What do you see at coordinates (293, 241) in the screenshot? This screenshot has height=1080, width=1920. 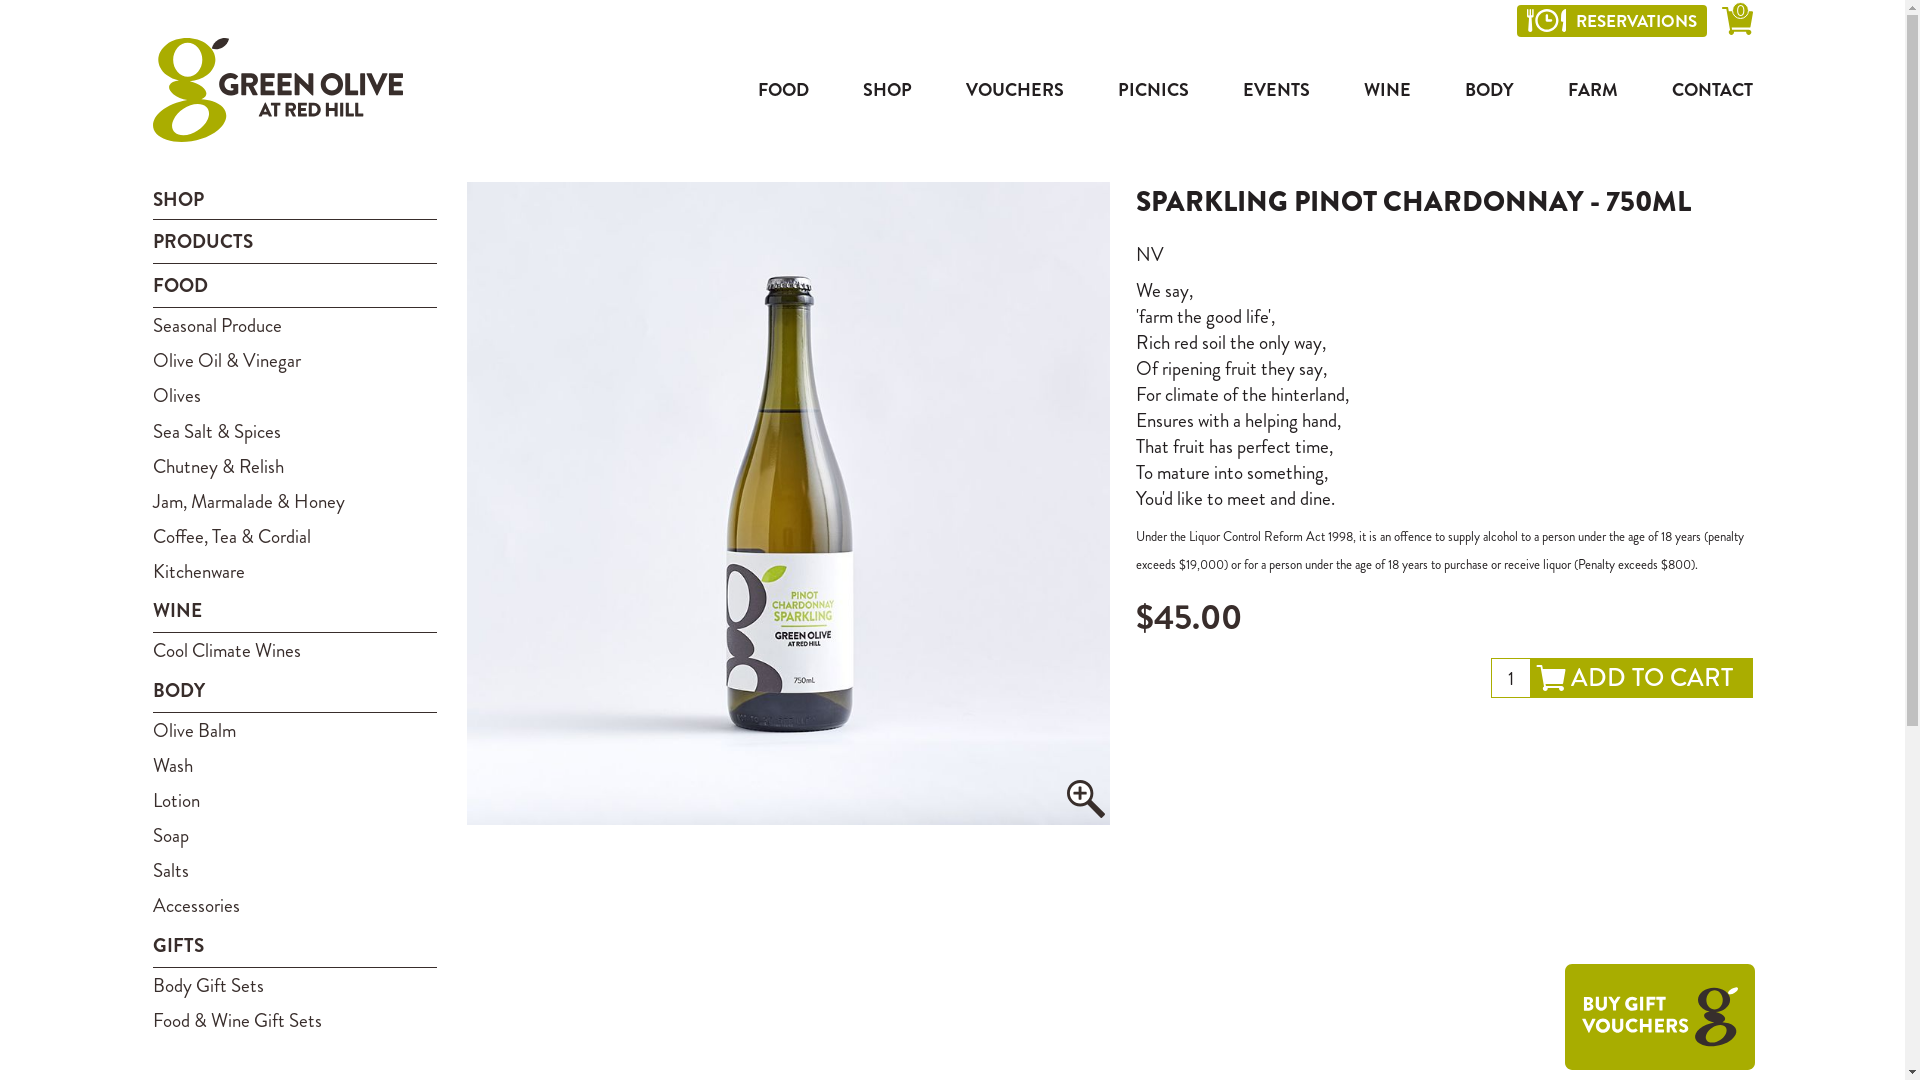 I see `'PRODUCTS'` at bounding box center [293, 241].